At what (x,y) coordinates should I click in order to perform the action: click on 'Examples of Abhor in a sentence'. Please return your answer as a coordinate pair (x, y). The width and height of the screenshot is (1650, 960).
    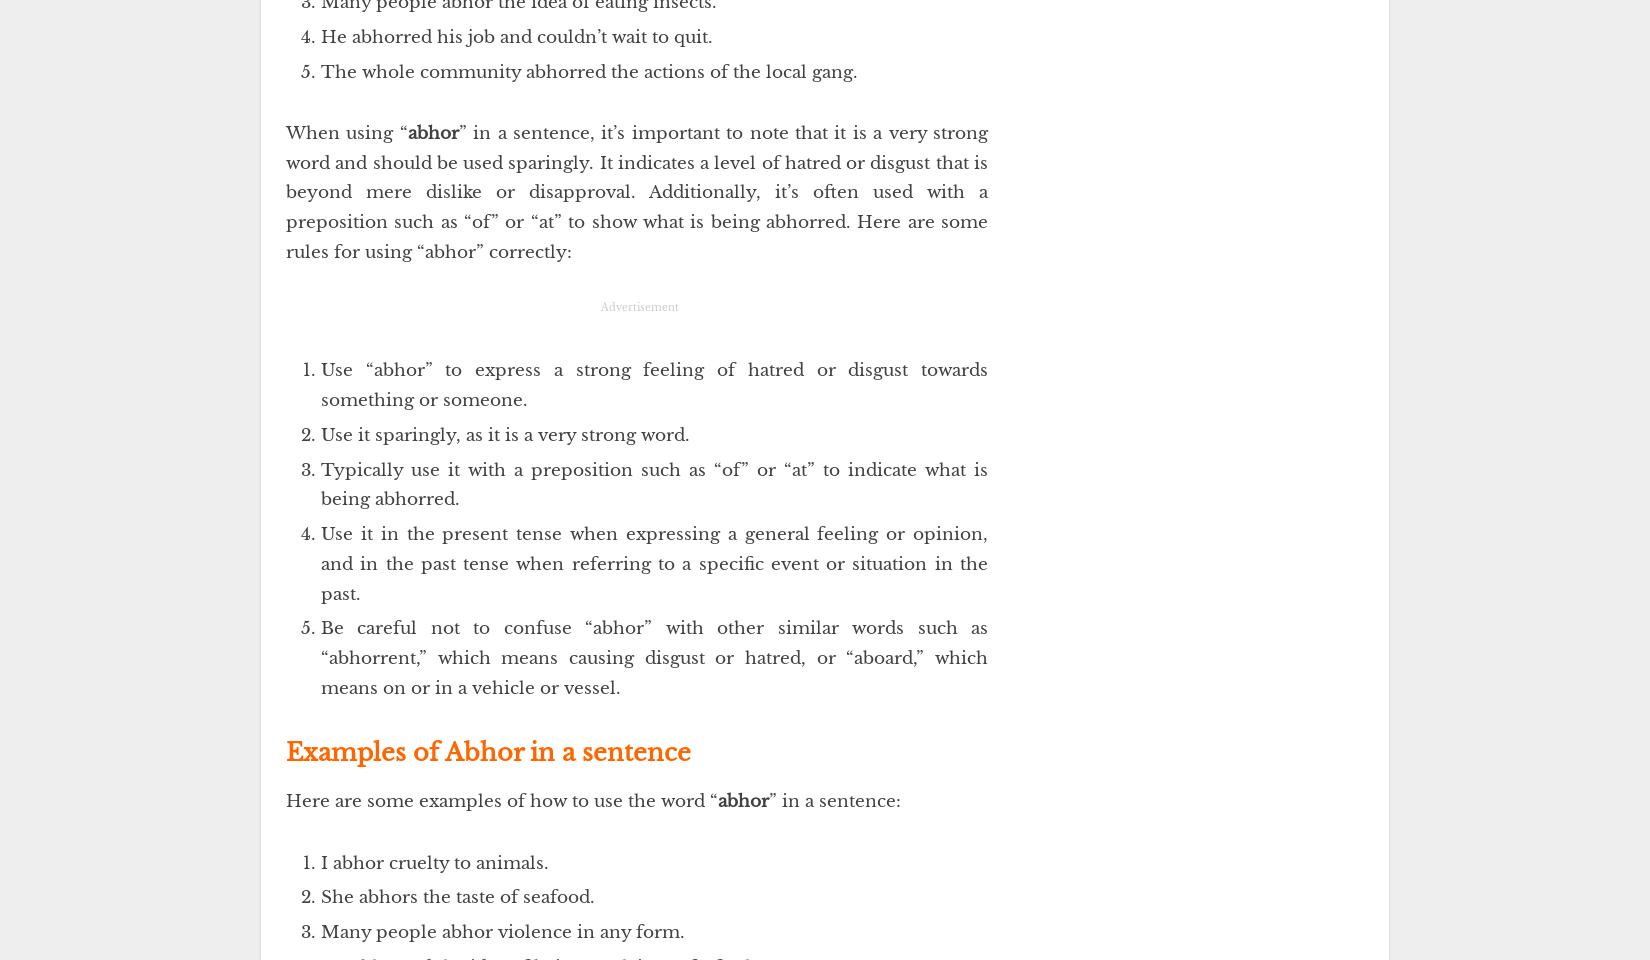
    Looking at the image, I should click on (487, 750).